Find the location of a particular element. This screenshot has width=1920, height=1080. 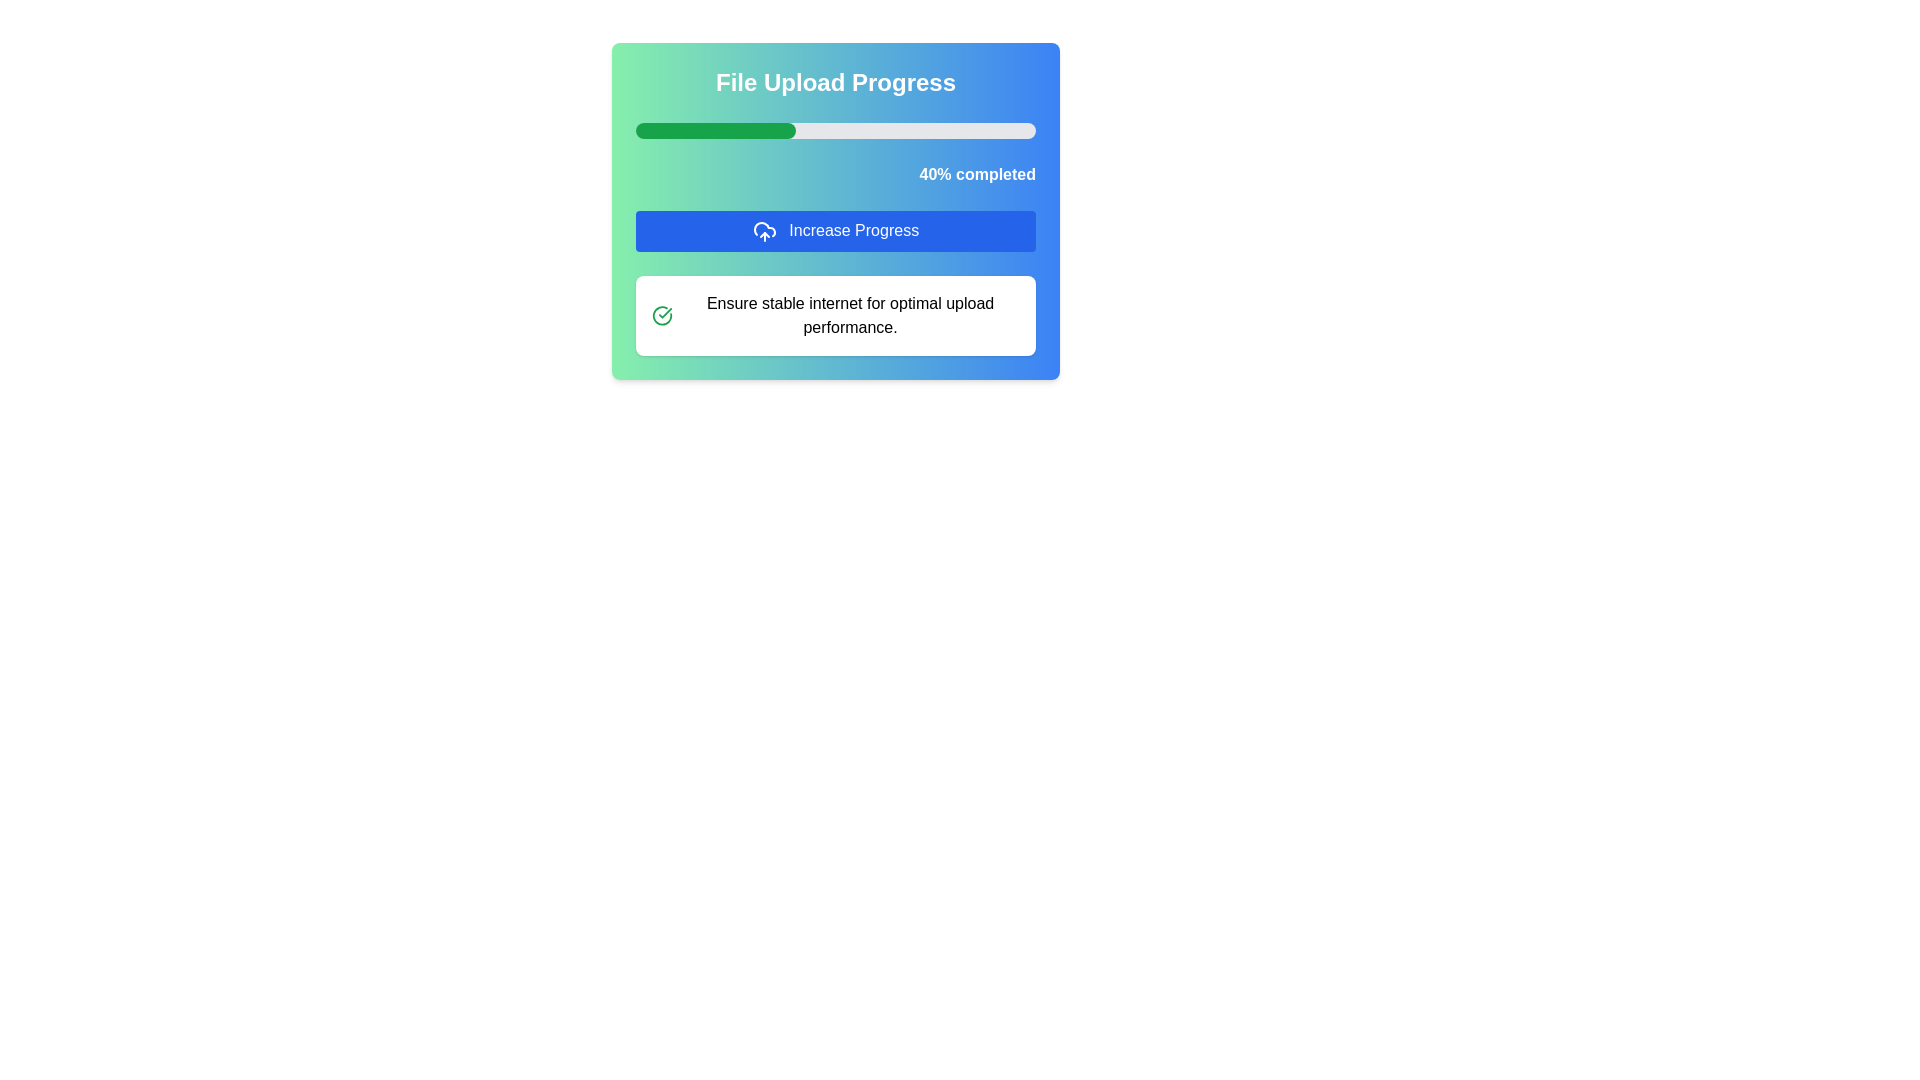

the cloud upload icon located on the left side of the 'Increase Progress' button within the progress card layout is located at coordinates (763, 230).